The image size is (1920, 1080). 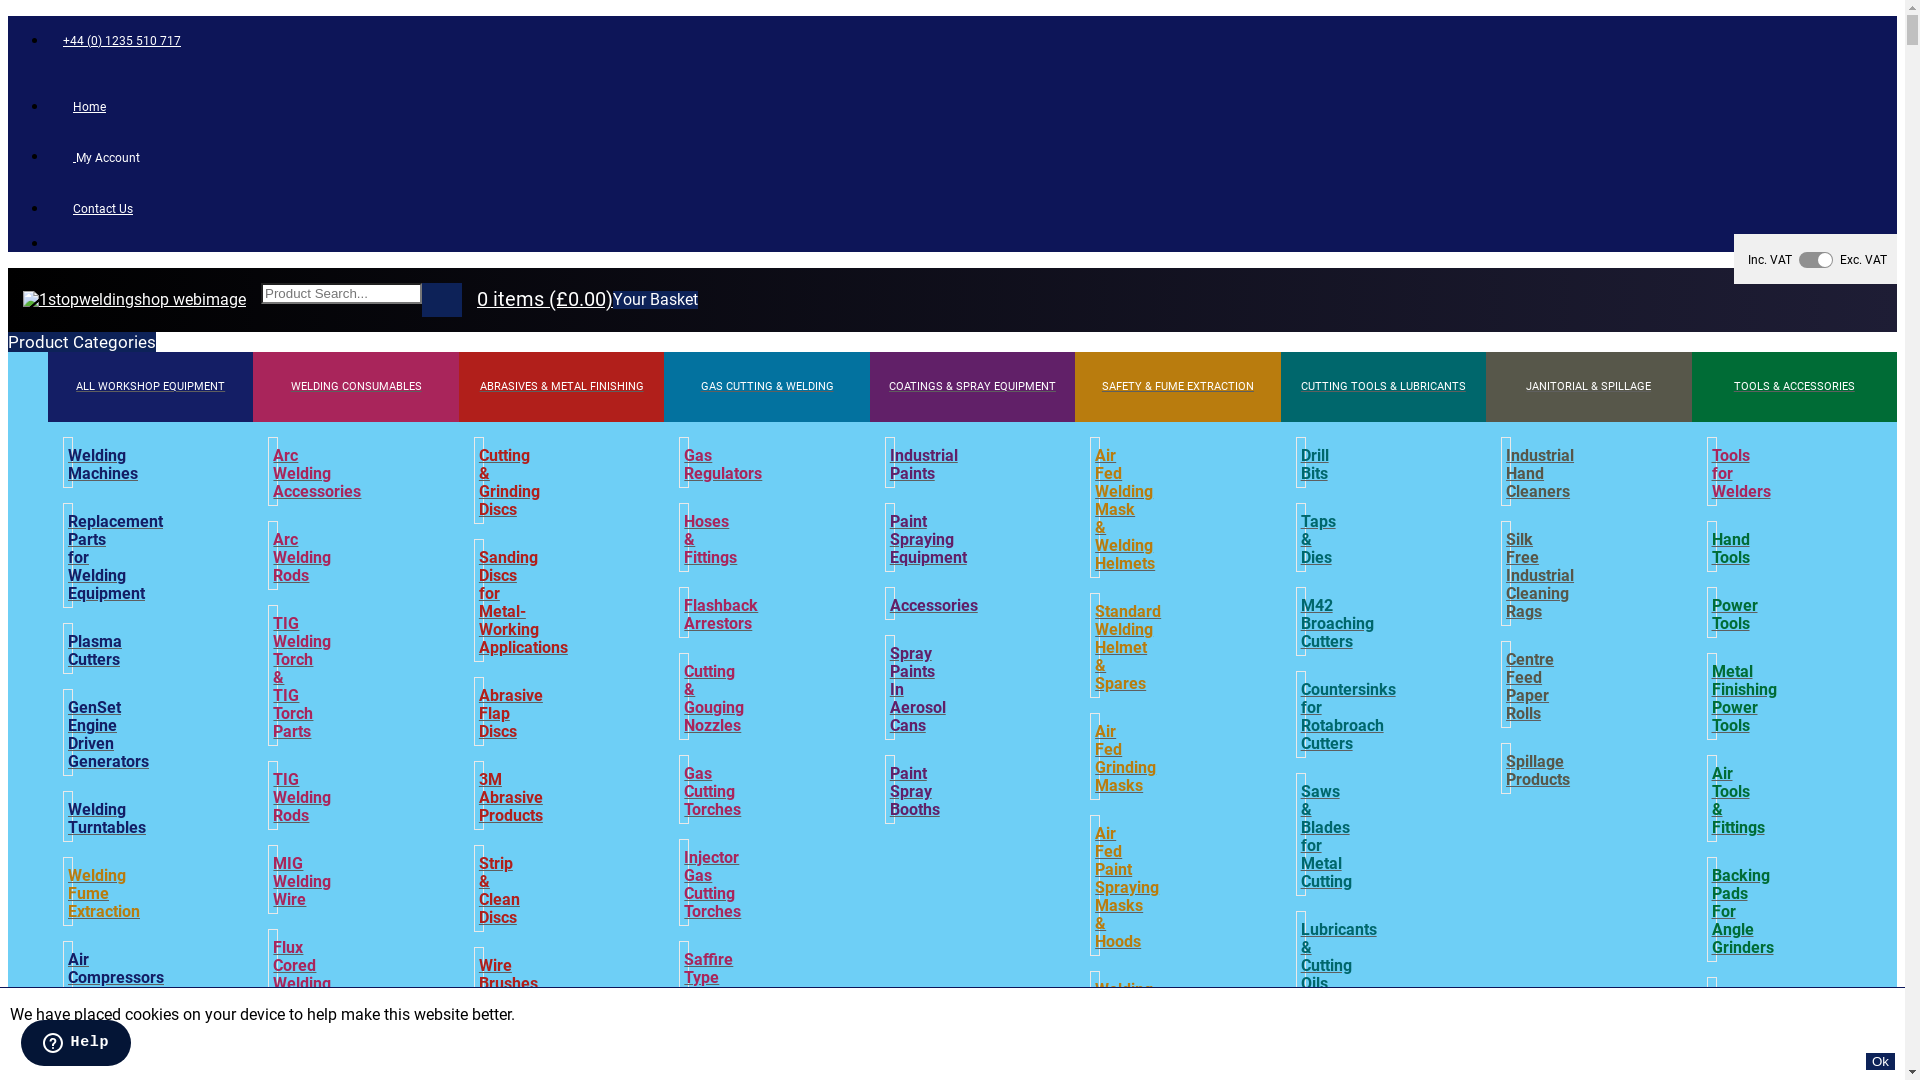 What do you see at coordinates (75, 1044) in the screenshot?
I see `'Opens a widget where you can chat to one of our agents'` at bounding box center [75, 1044].